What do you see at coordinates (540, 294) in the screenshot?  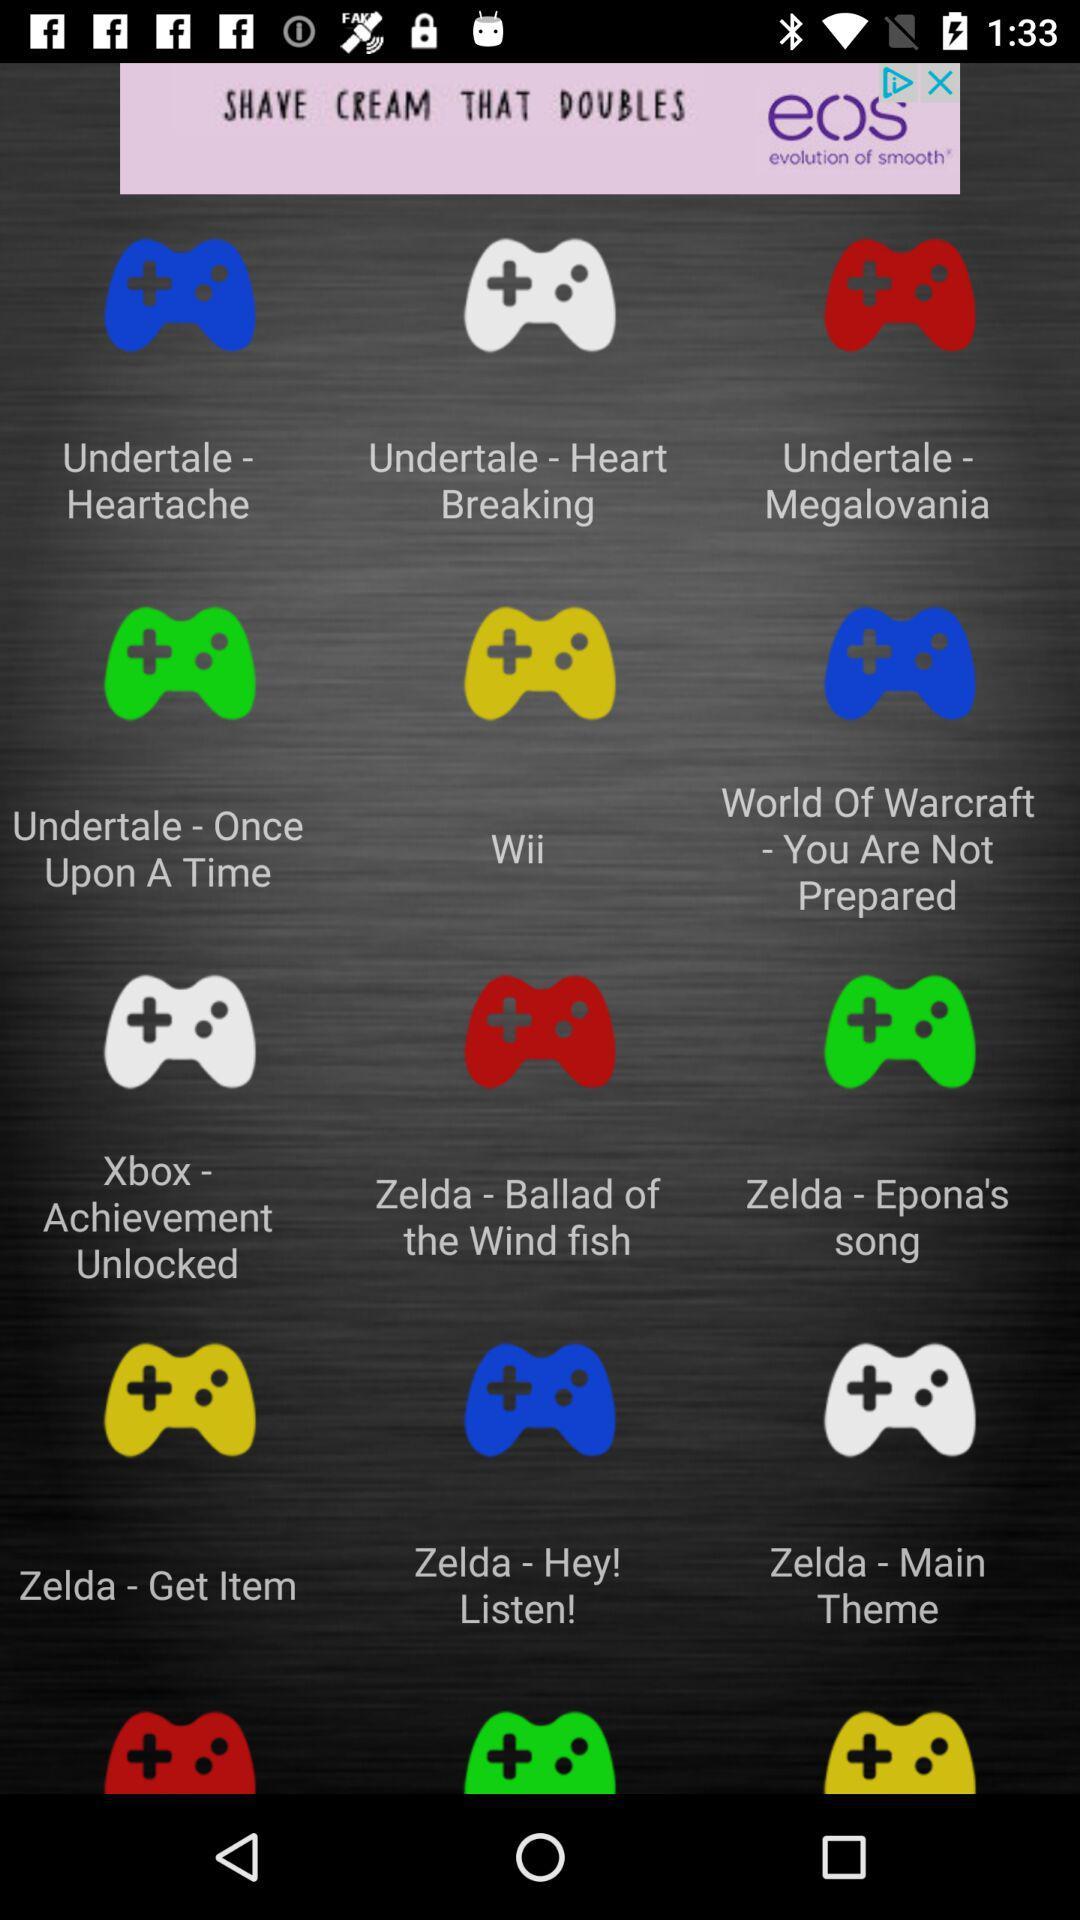 I see `undertale heart breaking` at bounding box center [540, 294].